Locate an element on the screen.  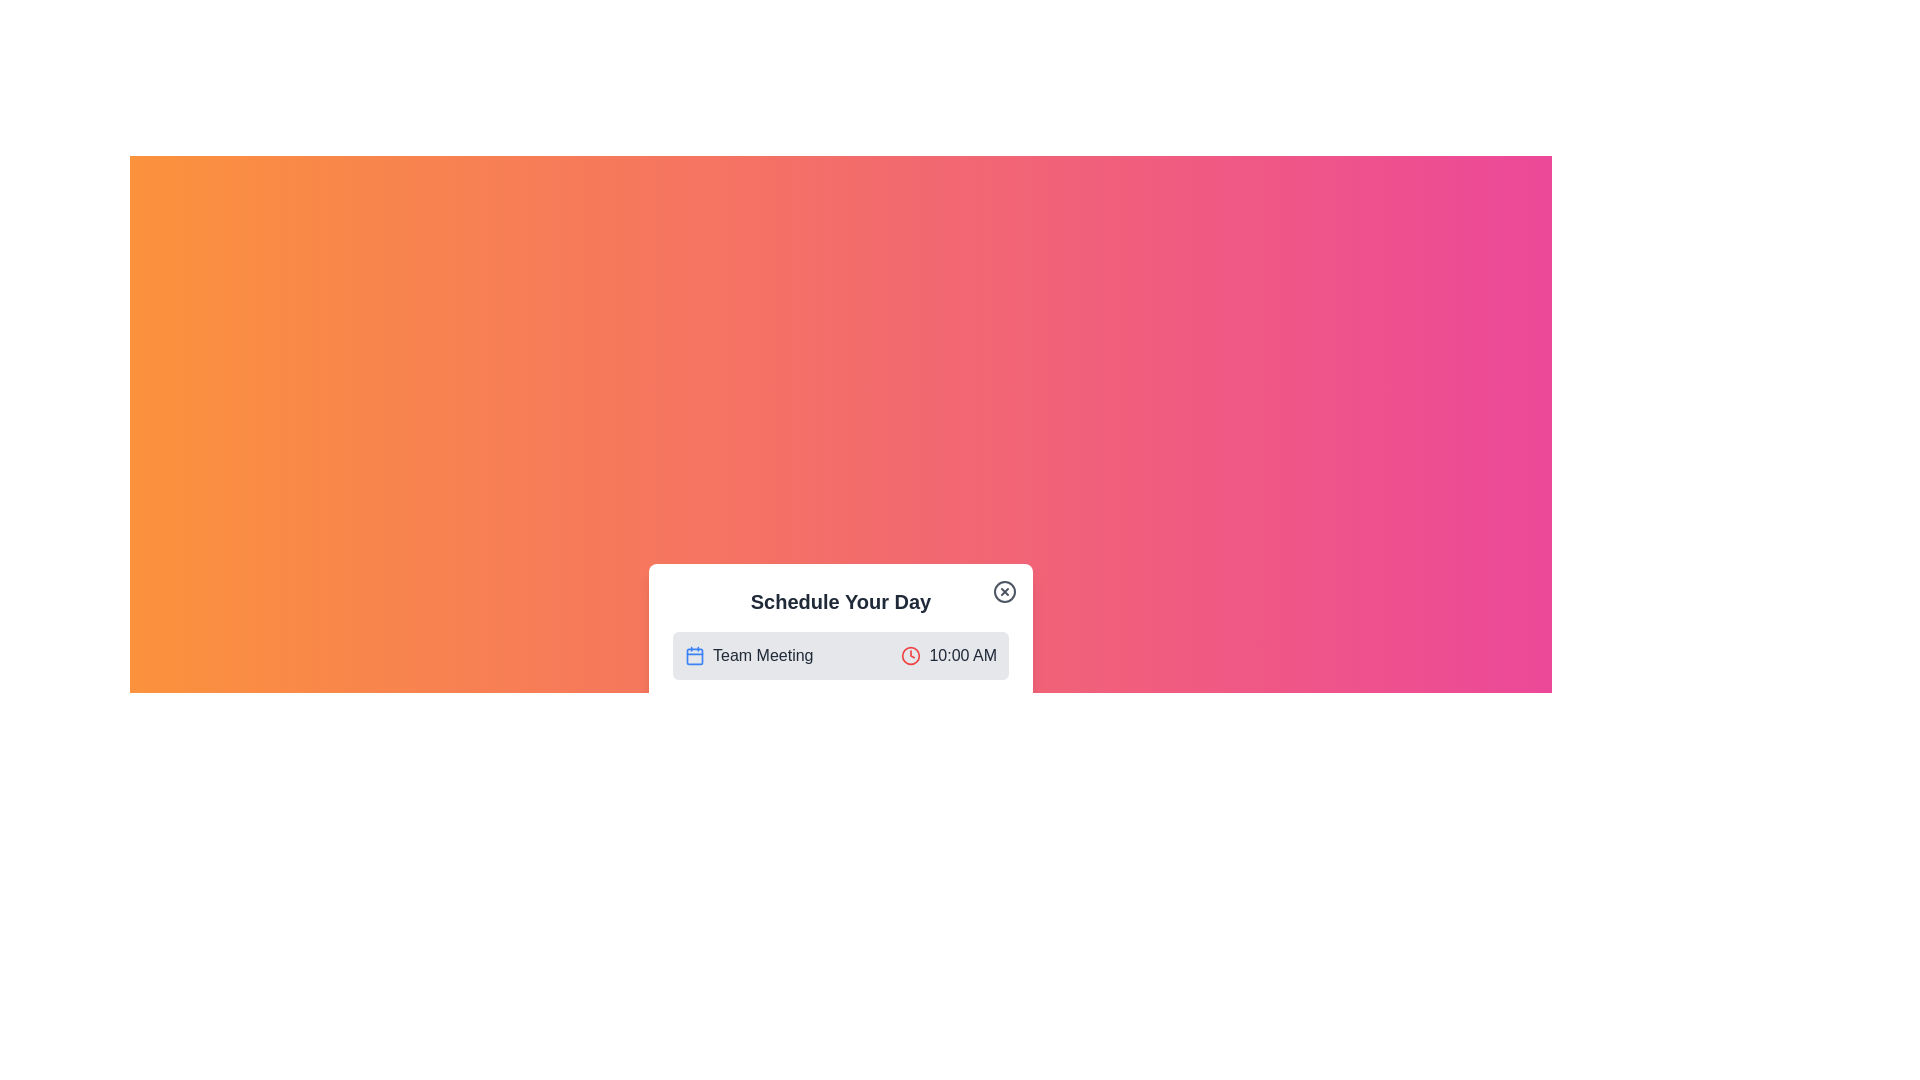
the circular border element of the SVG icon located in the top-right corner of the 'Schedule Your Day' card component is located at coordinates (1004, 590).